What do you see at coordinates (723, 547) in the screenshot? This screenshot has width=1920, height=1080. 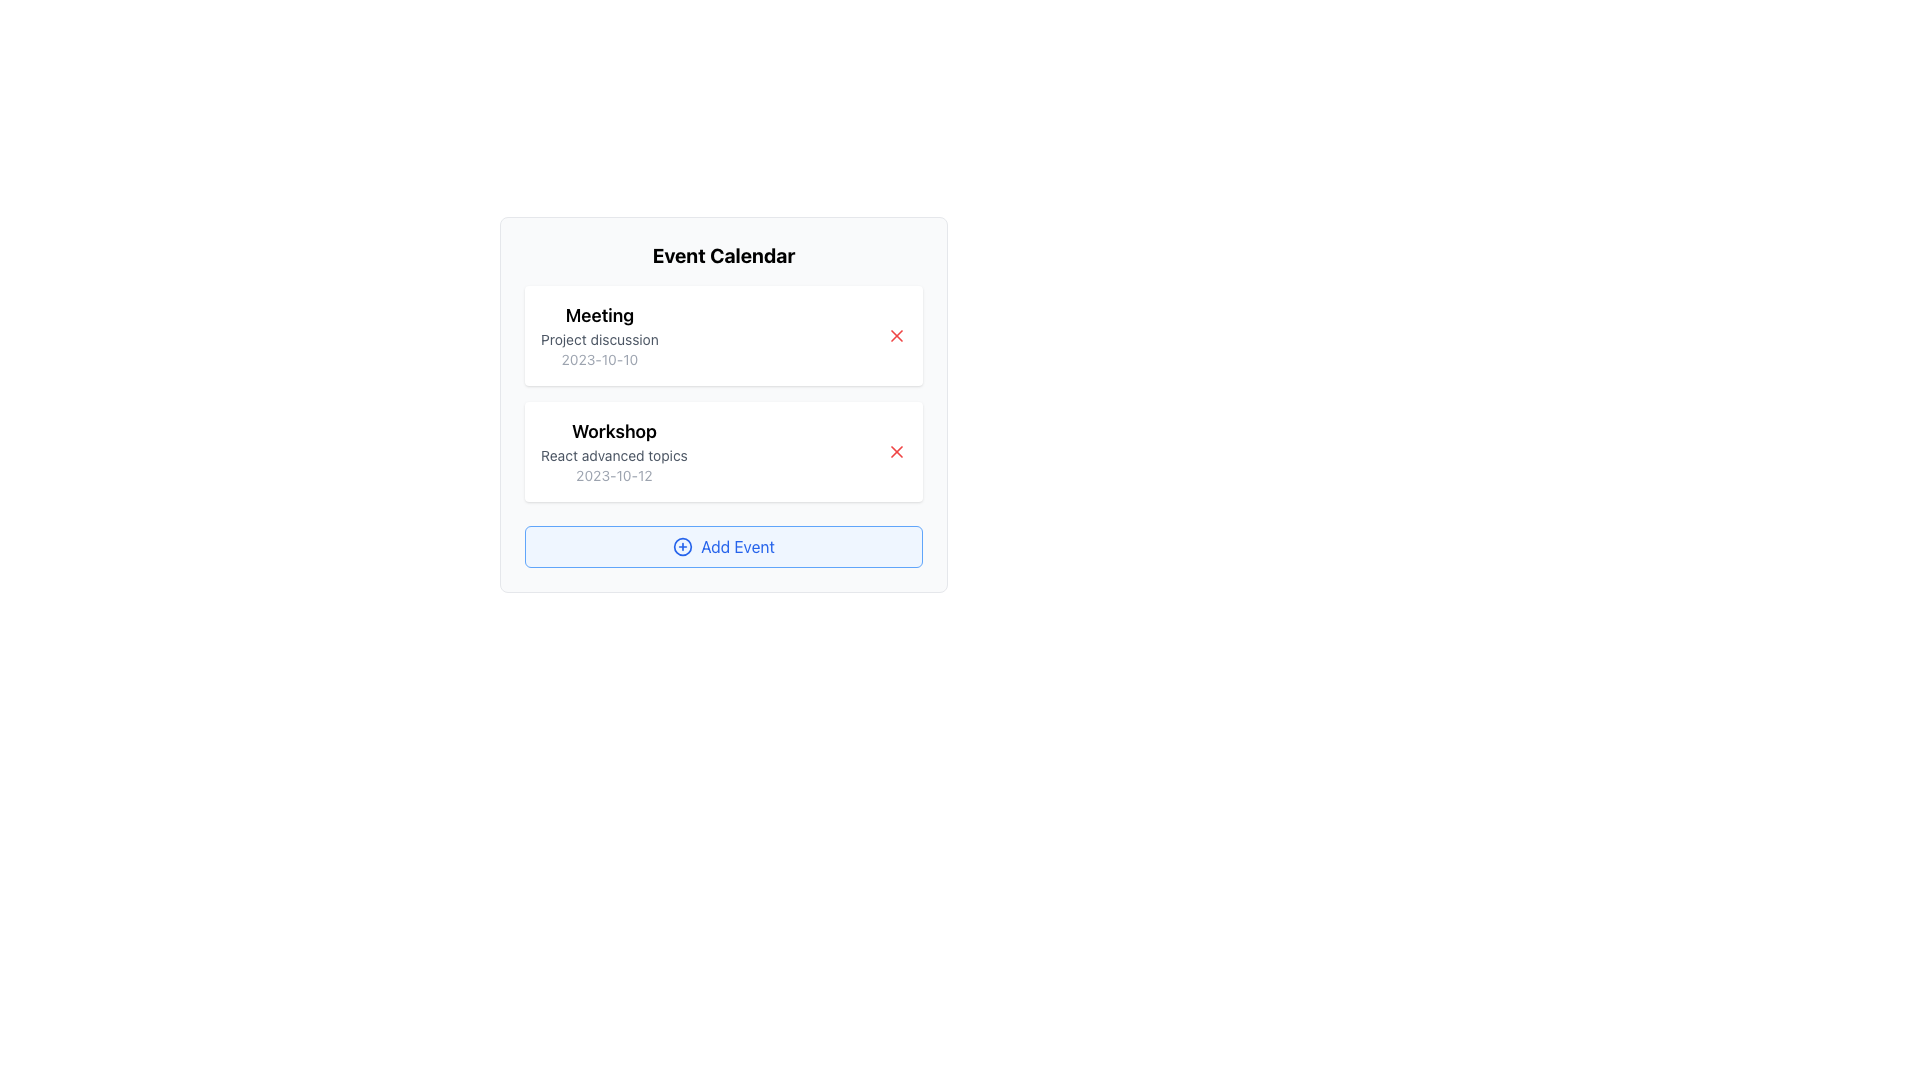 I see `the 'Add New Event' button located at the bottom of the 'Event Calendar' card` at bounding box center [723, 547].